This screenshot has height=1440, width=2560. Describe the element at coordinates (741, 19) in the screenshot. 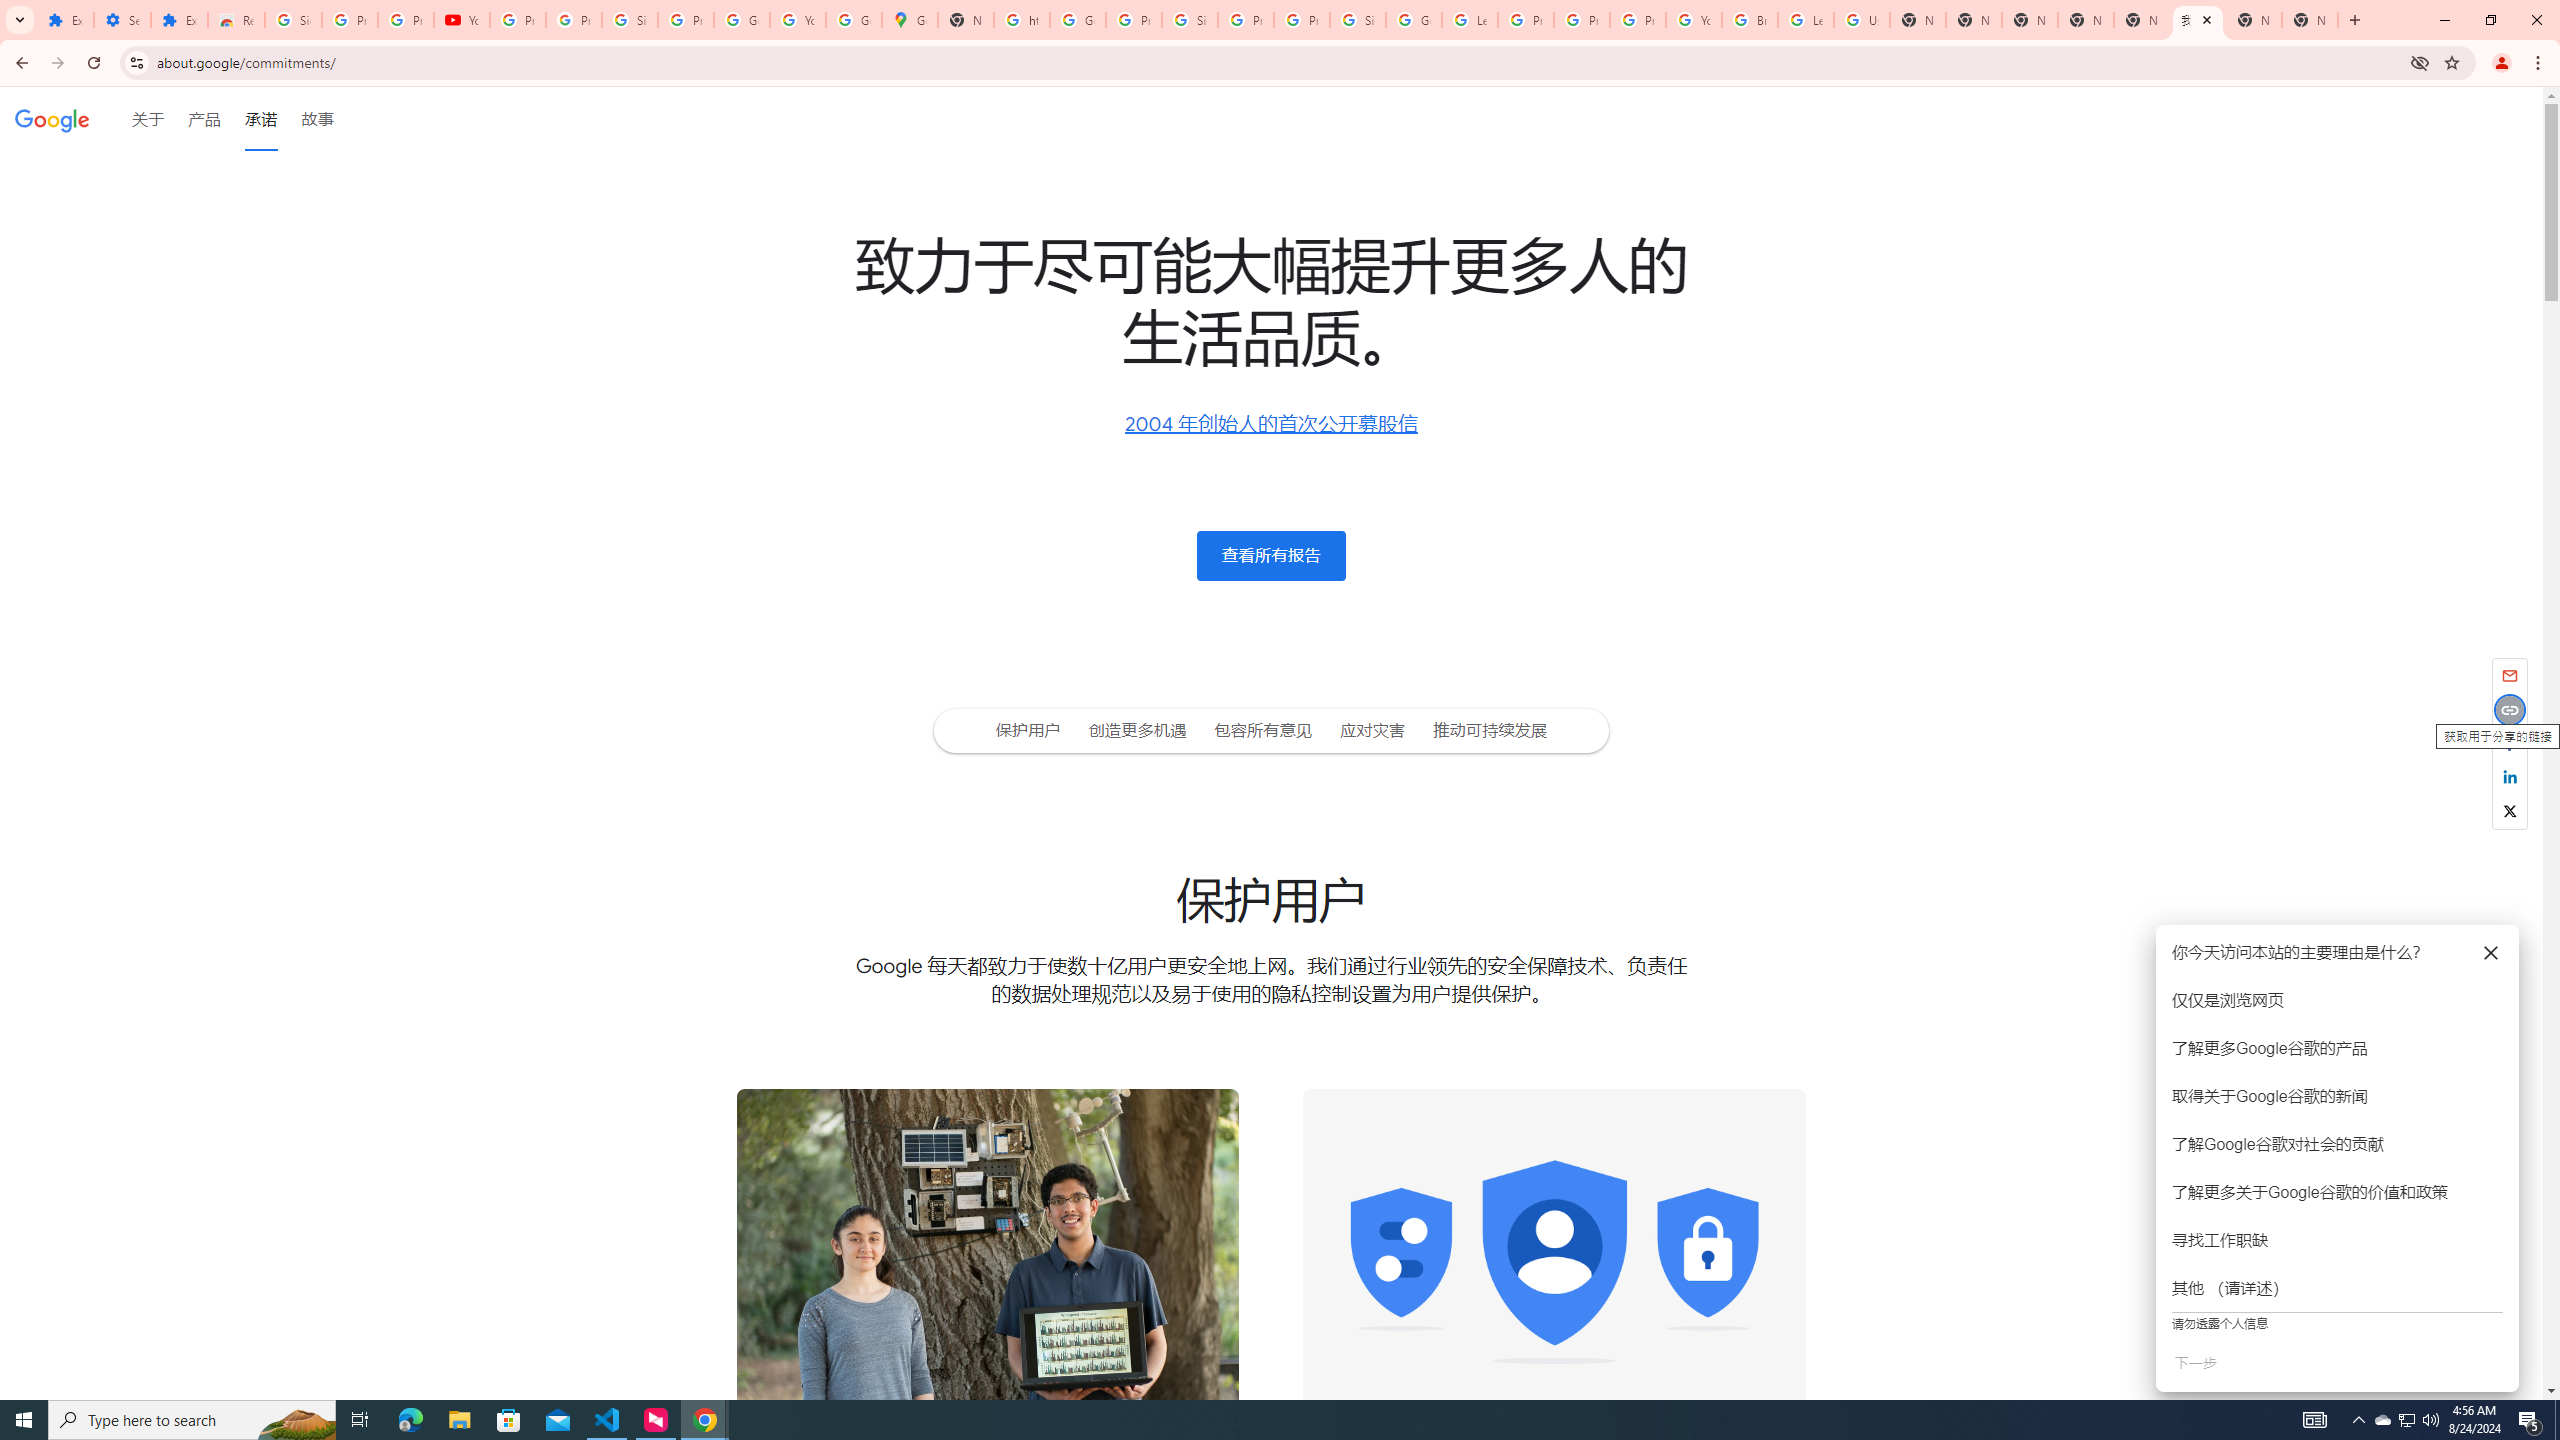

I see `'Google Account'` at that location.